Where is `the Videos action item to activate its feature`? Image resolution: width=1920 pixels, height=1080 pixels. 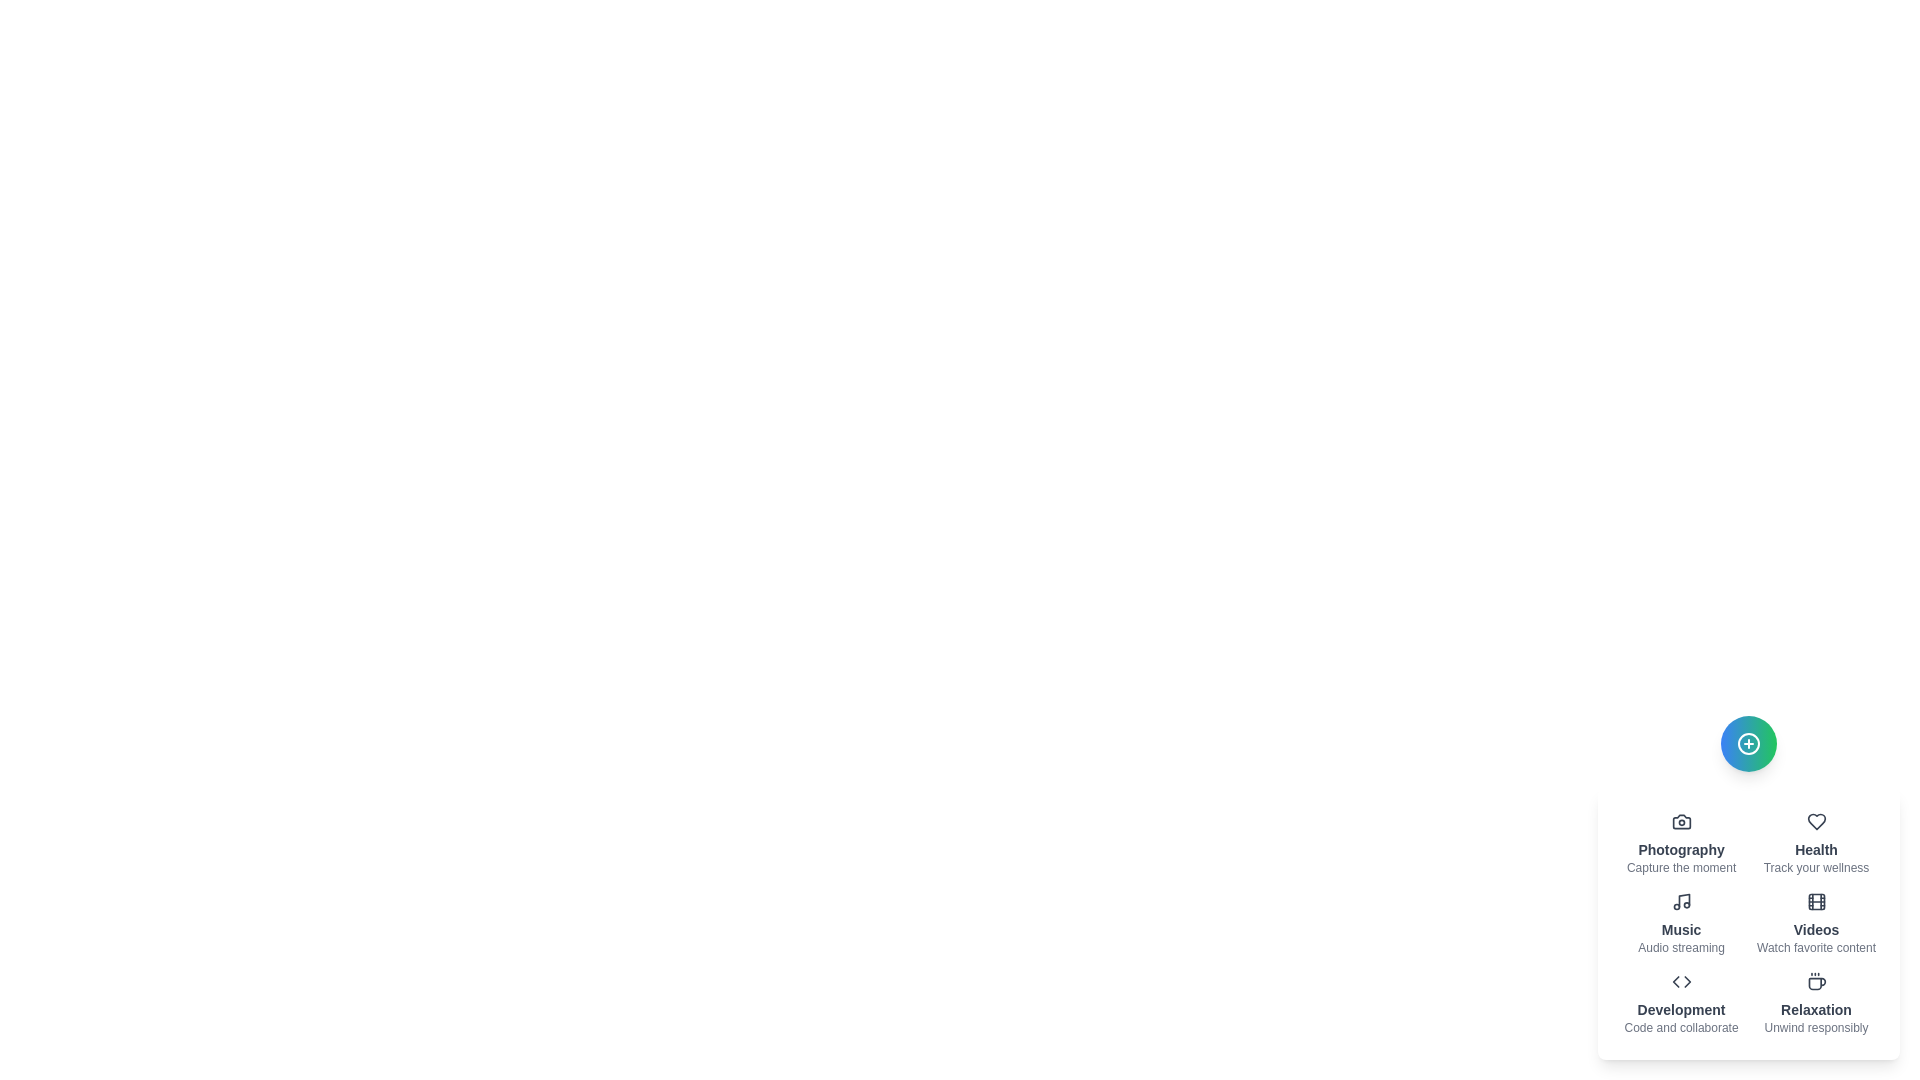 the Videos action item to activate its feature is located at coordinates (1816, 924).